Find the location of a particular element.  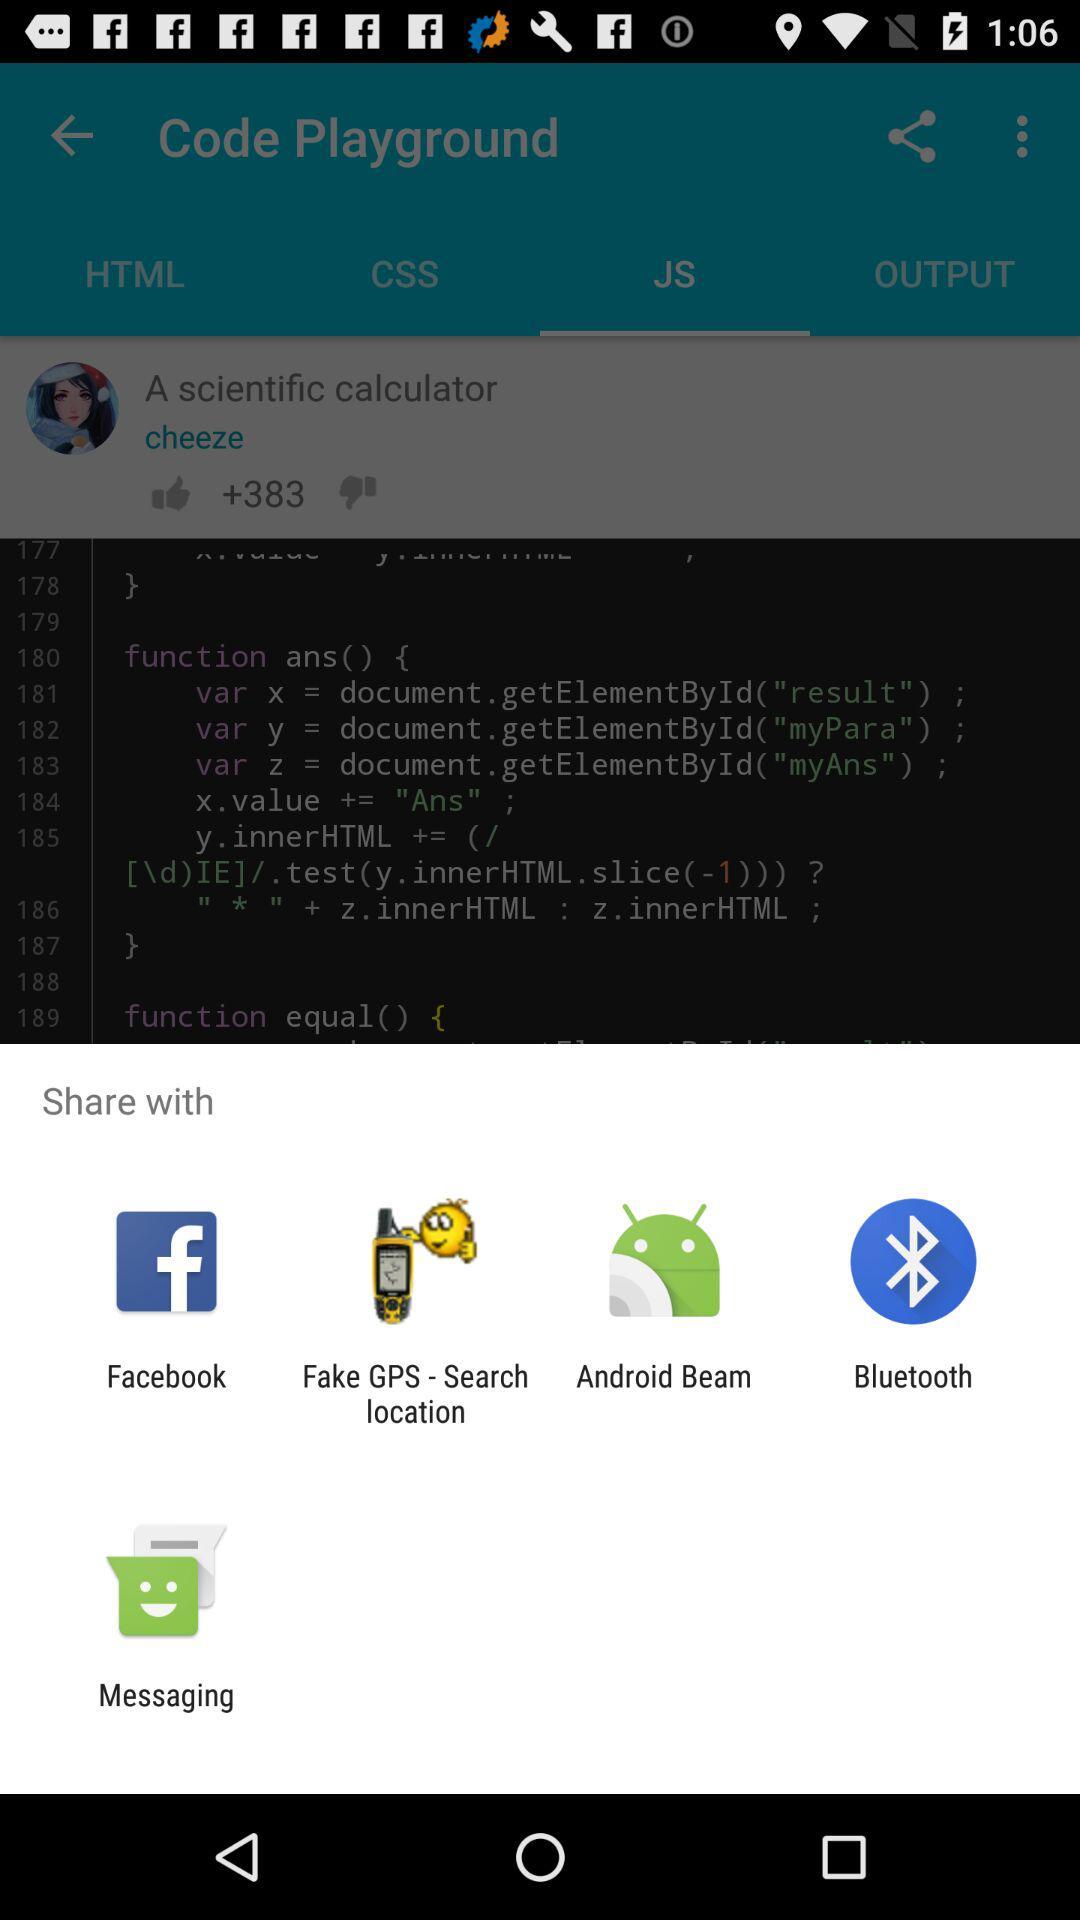

the messaging app is located at coordinates (165, 1711).